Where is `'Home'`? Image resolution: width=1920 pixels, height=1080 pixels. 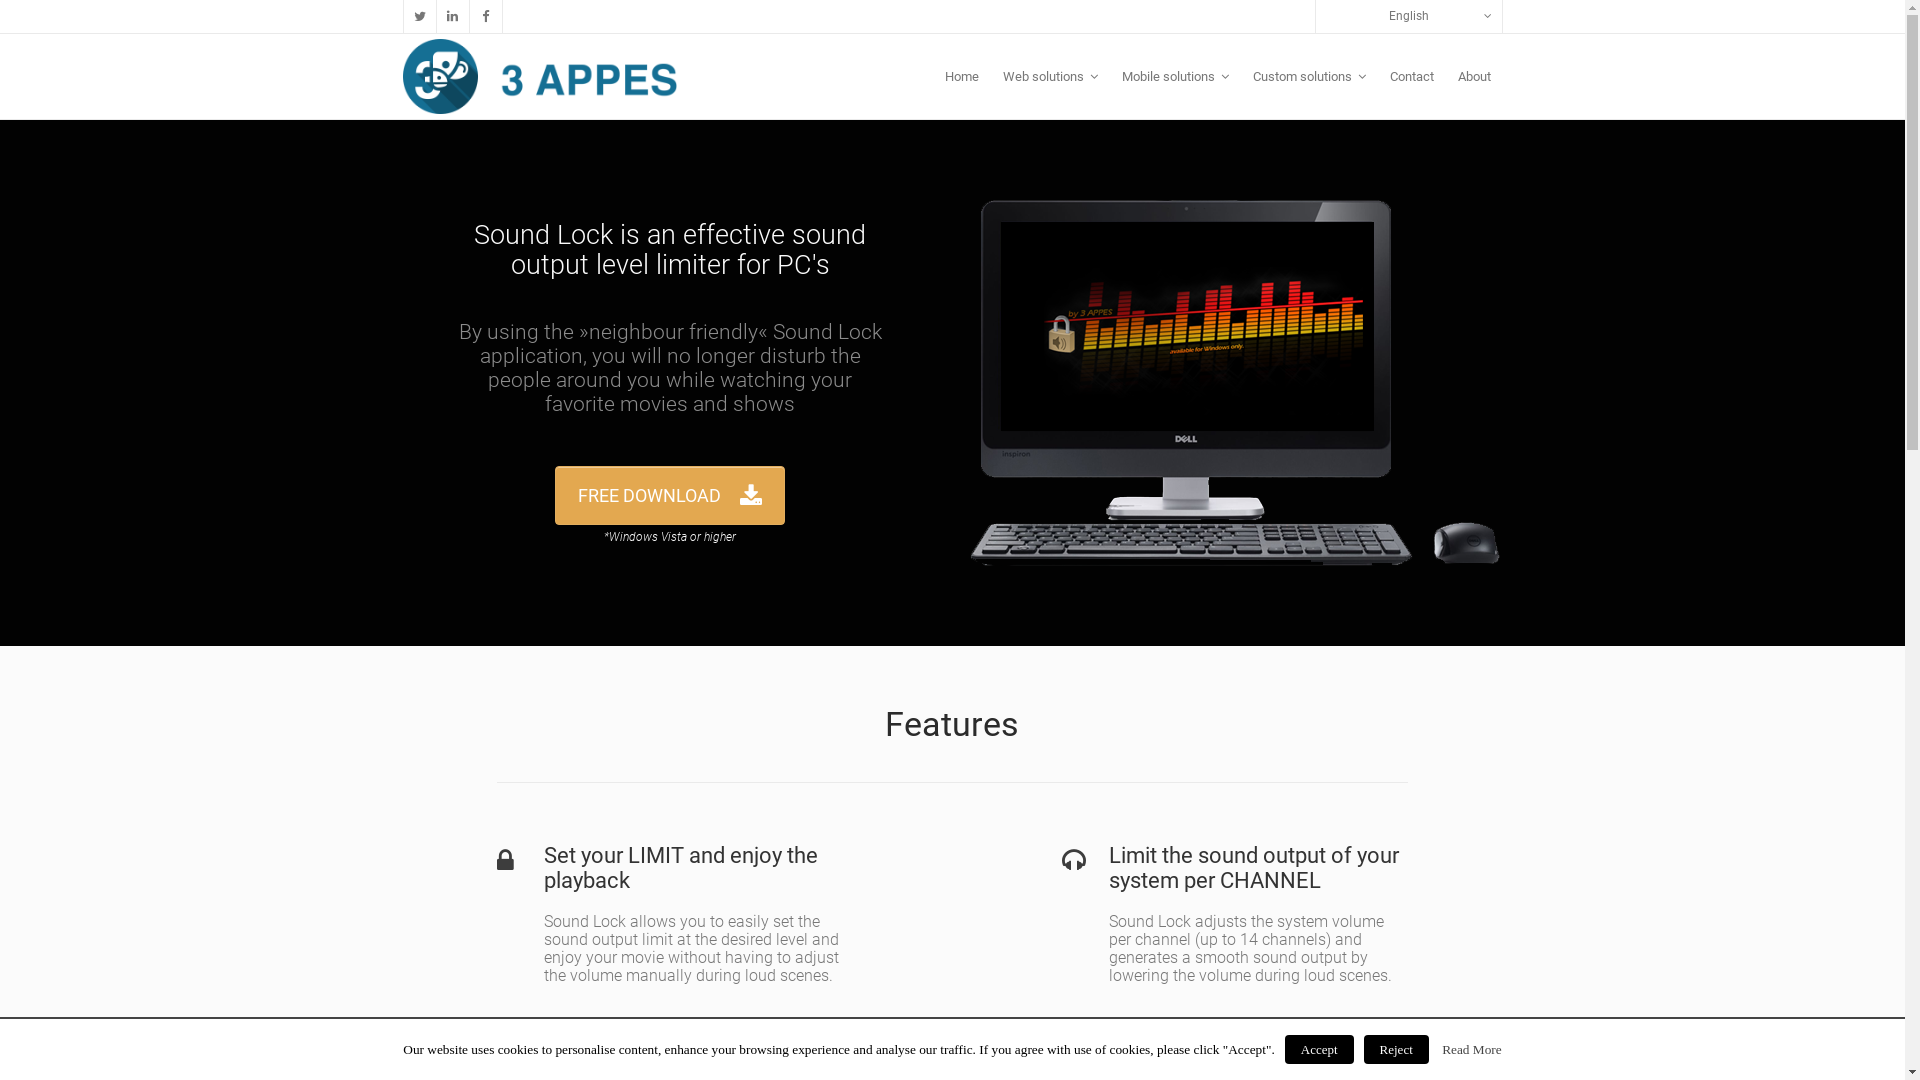 'Home' is located at coordinates (930, 75).